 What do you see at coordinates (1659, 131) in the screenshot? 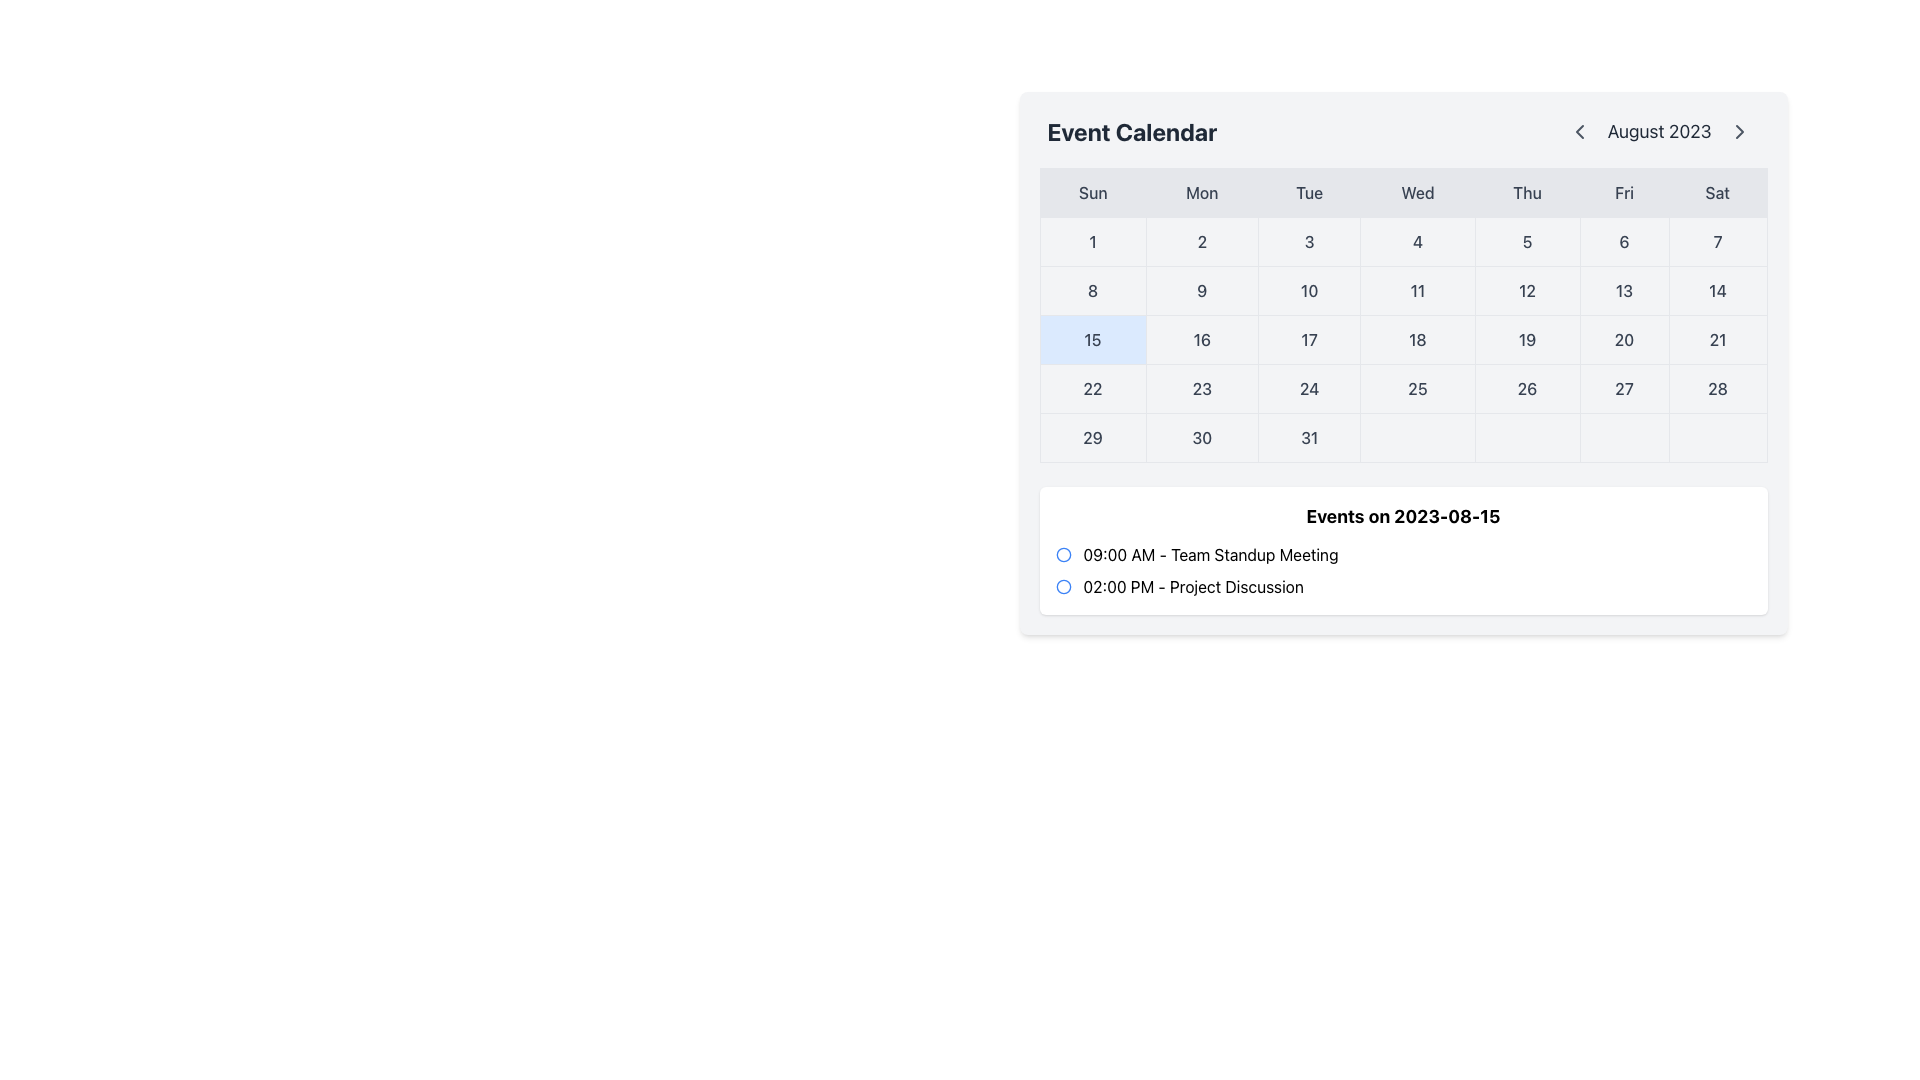
I see `the header text label indicating the currently displayed month and year within the calendar interface` at bounding box center [1659, 131].